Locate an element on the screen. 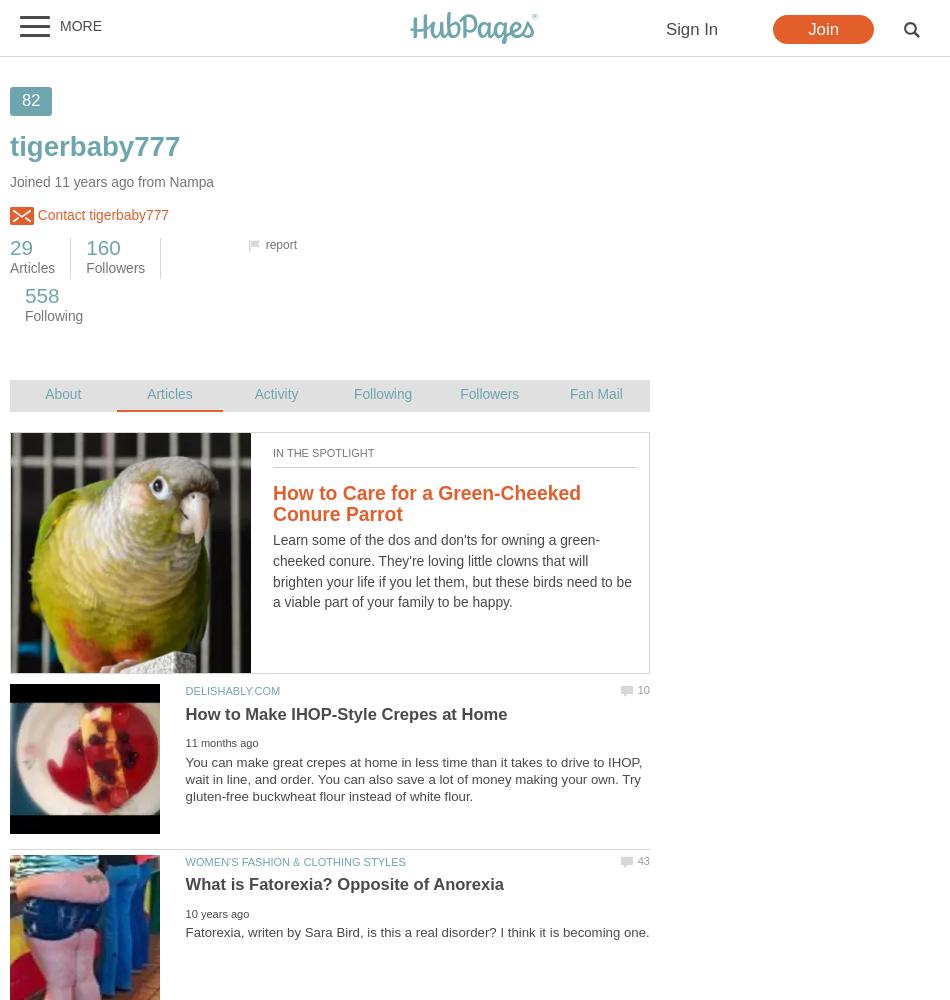 Image resolution: width=950 pixels, height=1000 pixels. 'Join' is located at coordinates (822, 29).